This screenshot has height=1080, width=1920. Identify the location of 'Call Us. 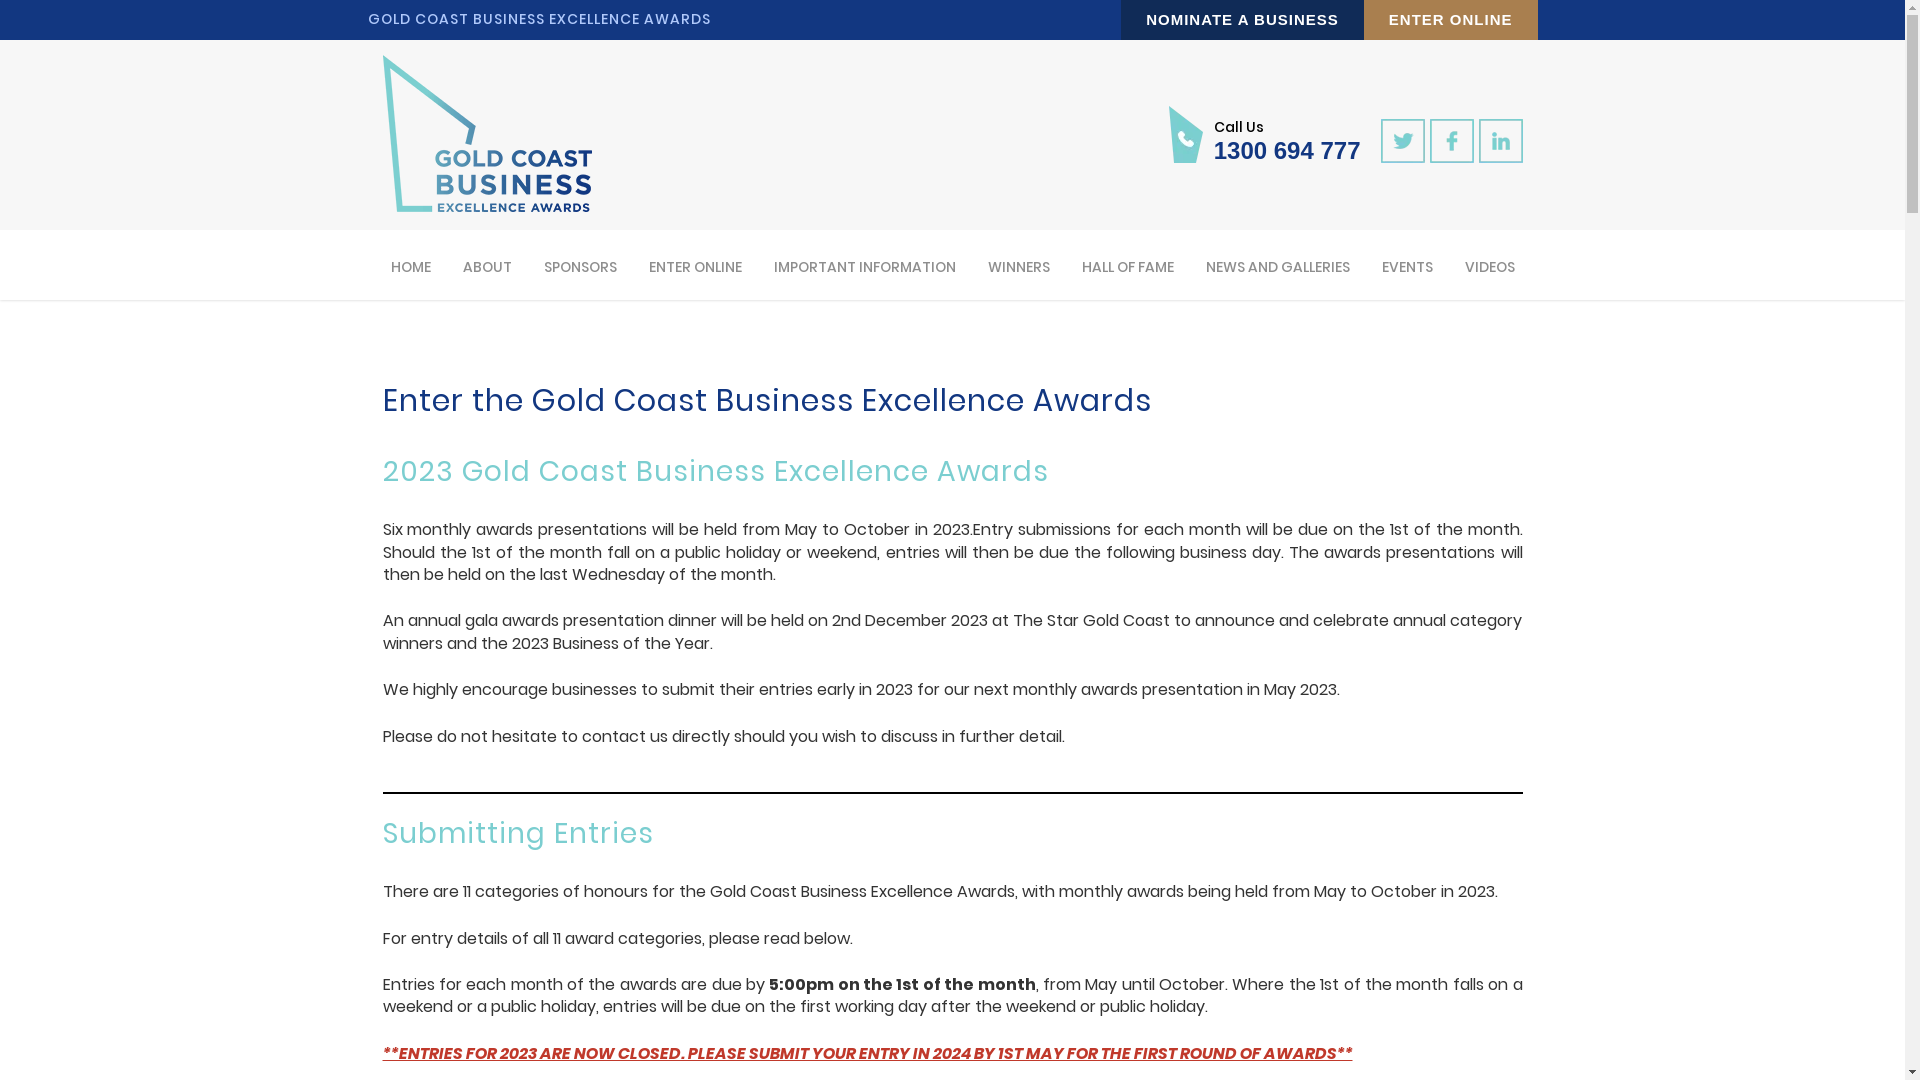
(1264, 134).